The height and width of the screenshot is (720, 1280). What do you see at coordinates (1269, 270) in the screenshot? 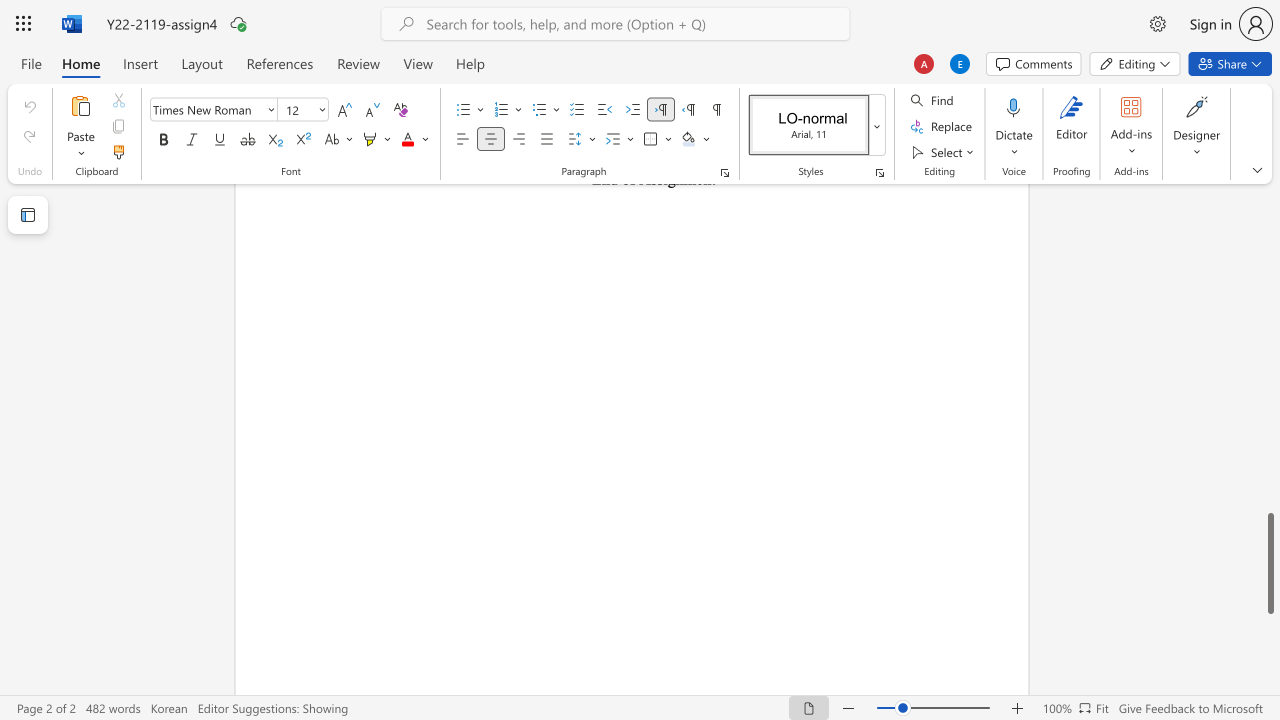
I see `the scrollbar on the right to move the page upward` at bounding box center [1269, 270].